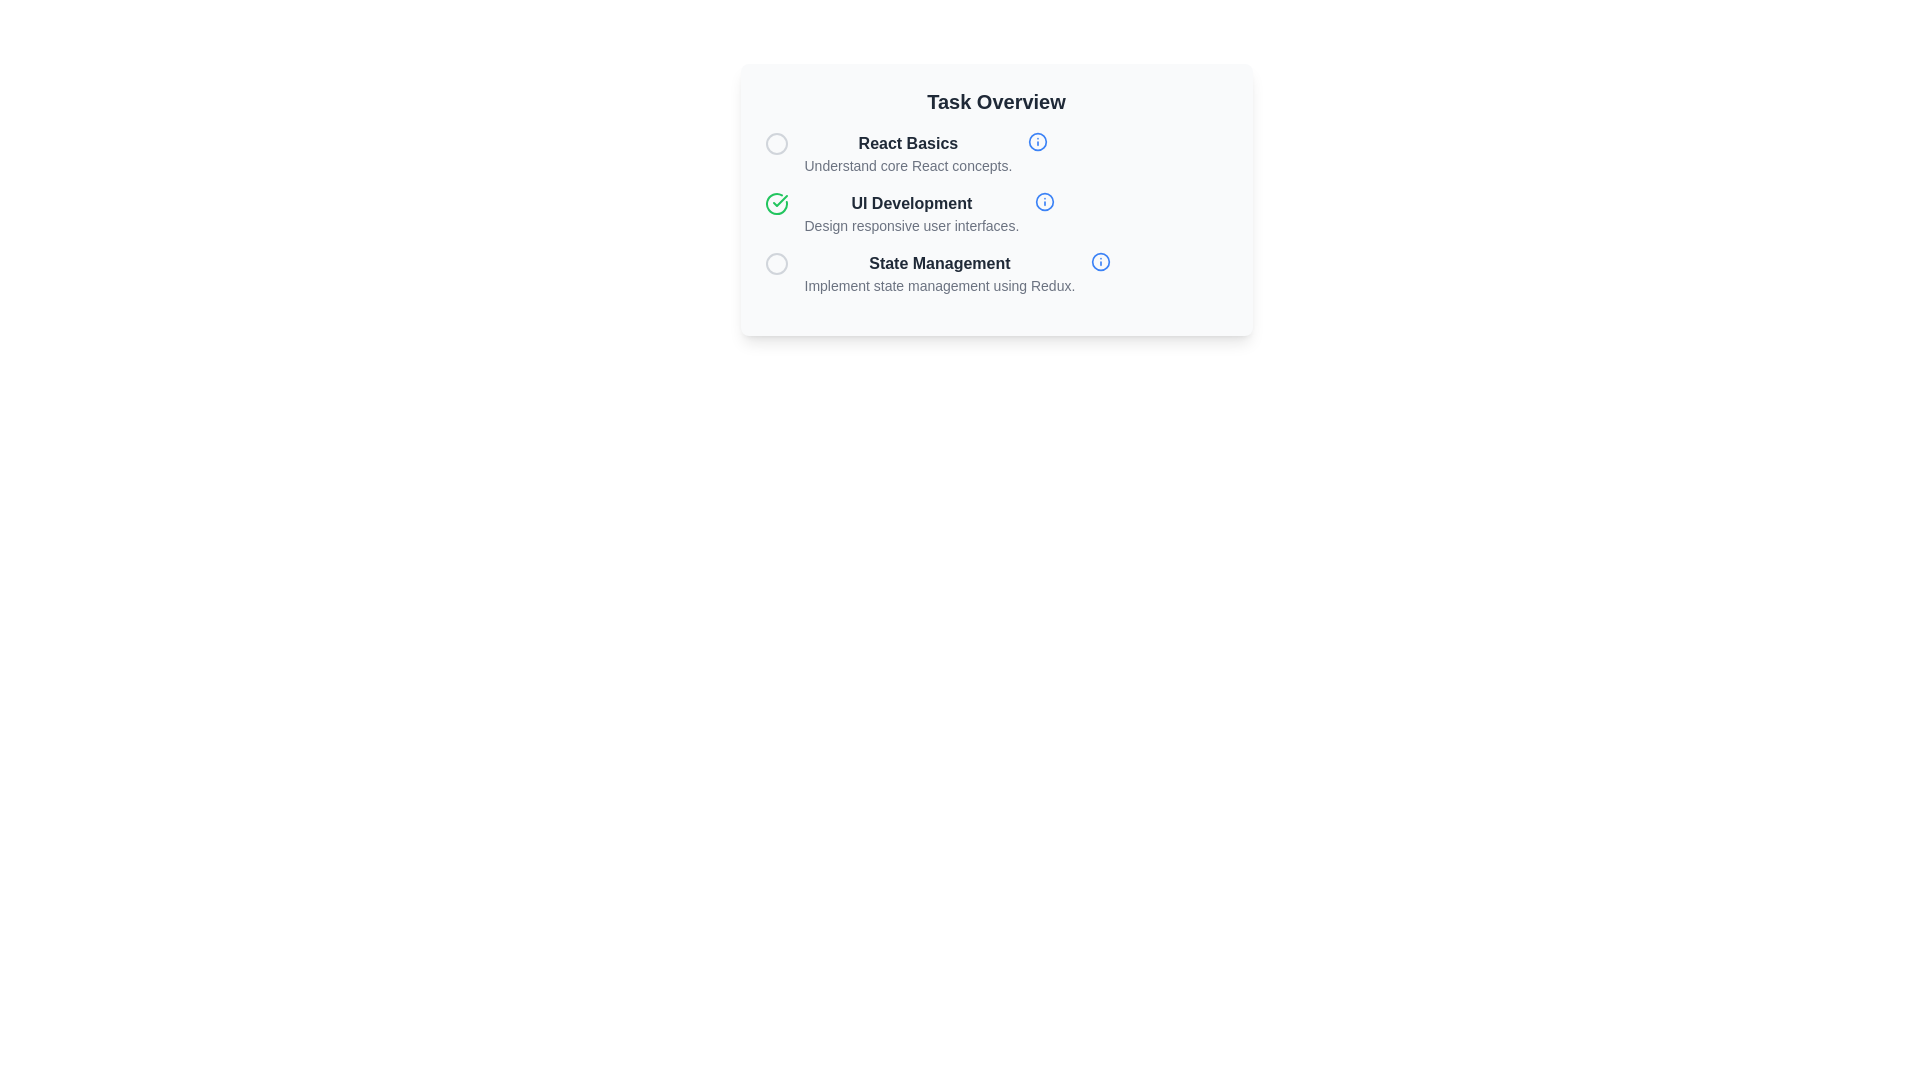 Image resolution: width=1920 pixels, height=1080 pixels. I want to click on the 'UI Development' text block, which is the second item in the task list located between 'React Basics' and 'State Management', so click(910, 213).